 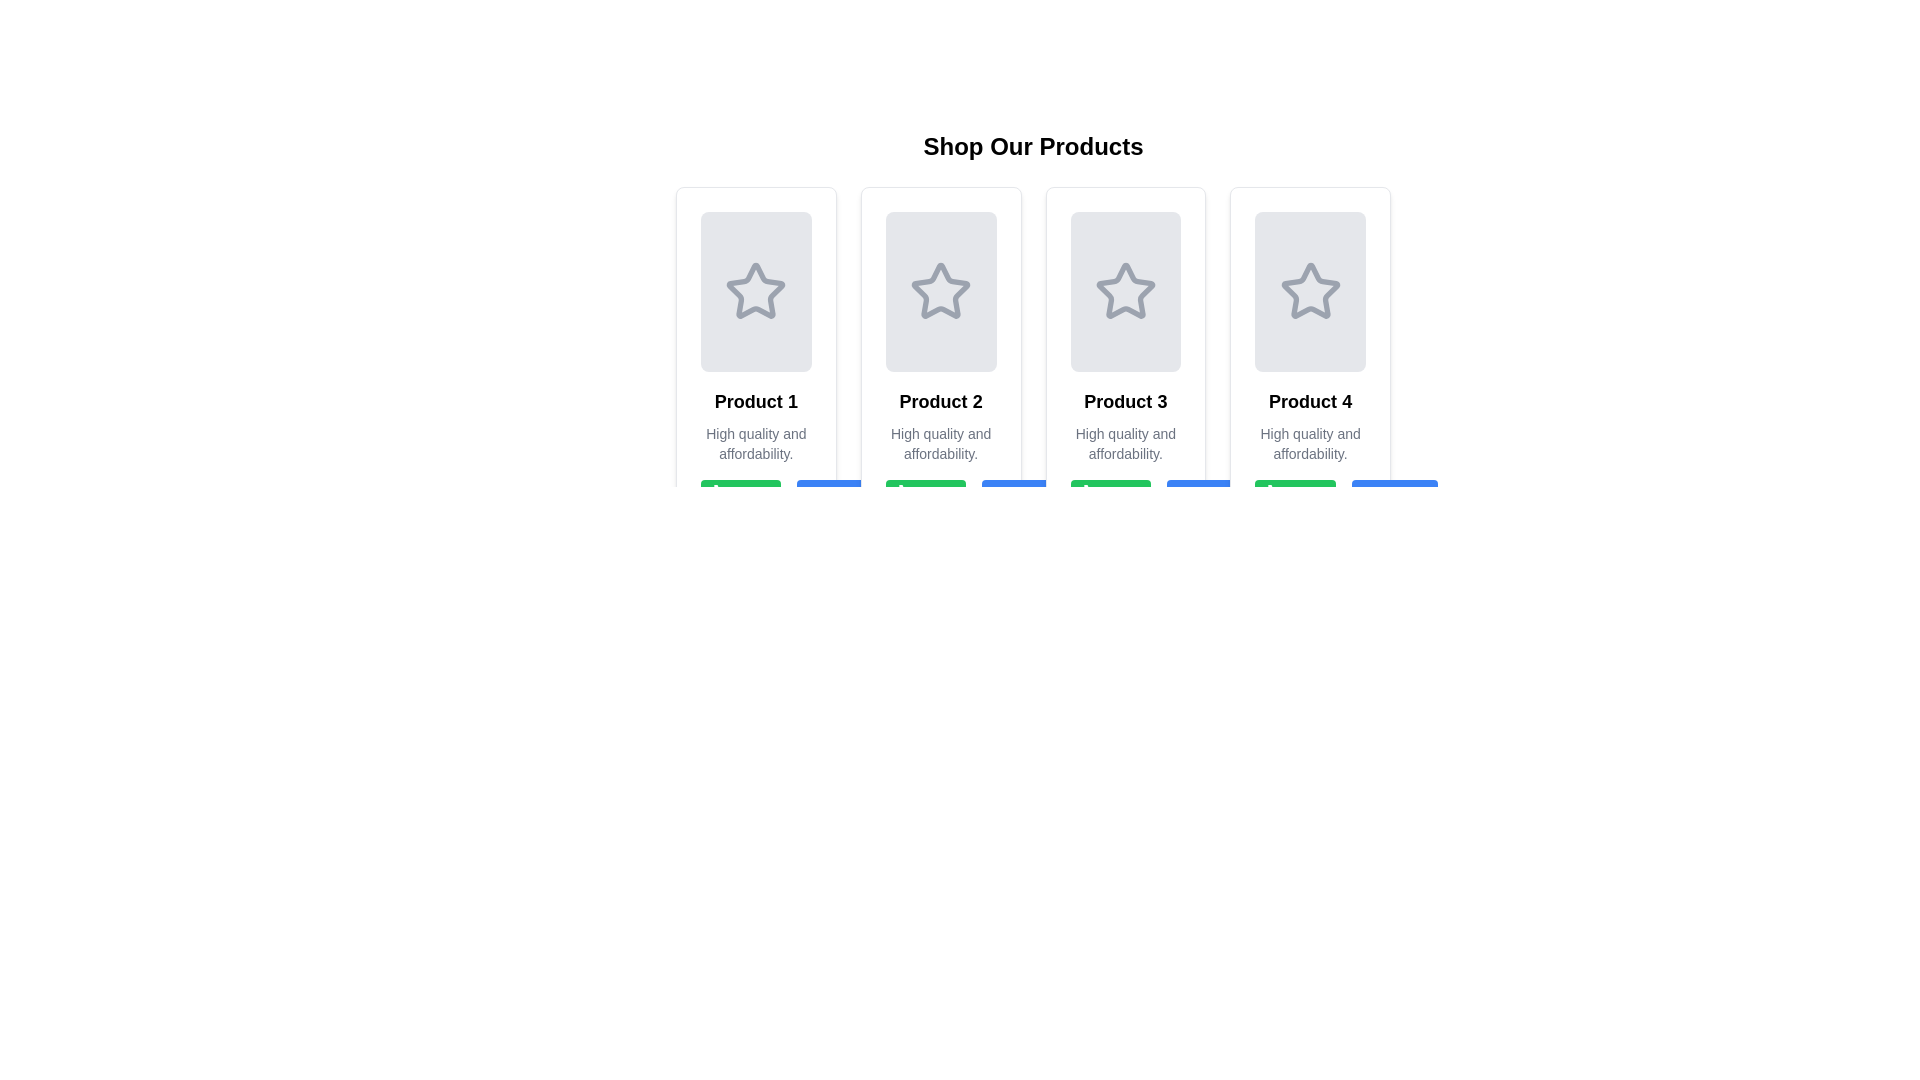 I want to click on the clickable text indicator within the button for 'Product 4', so click(x=1407, y=495).